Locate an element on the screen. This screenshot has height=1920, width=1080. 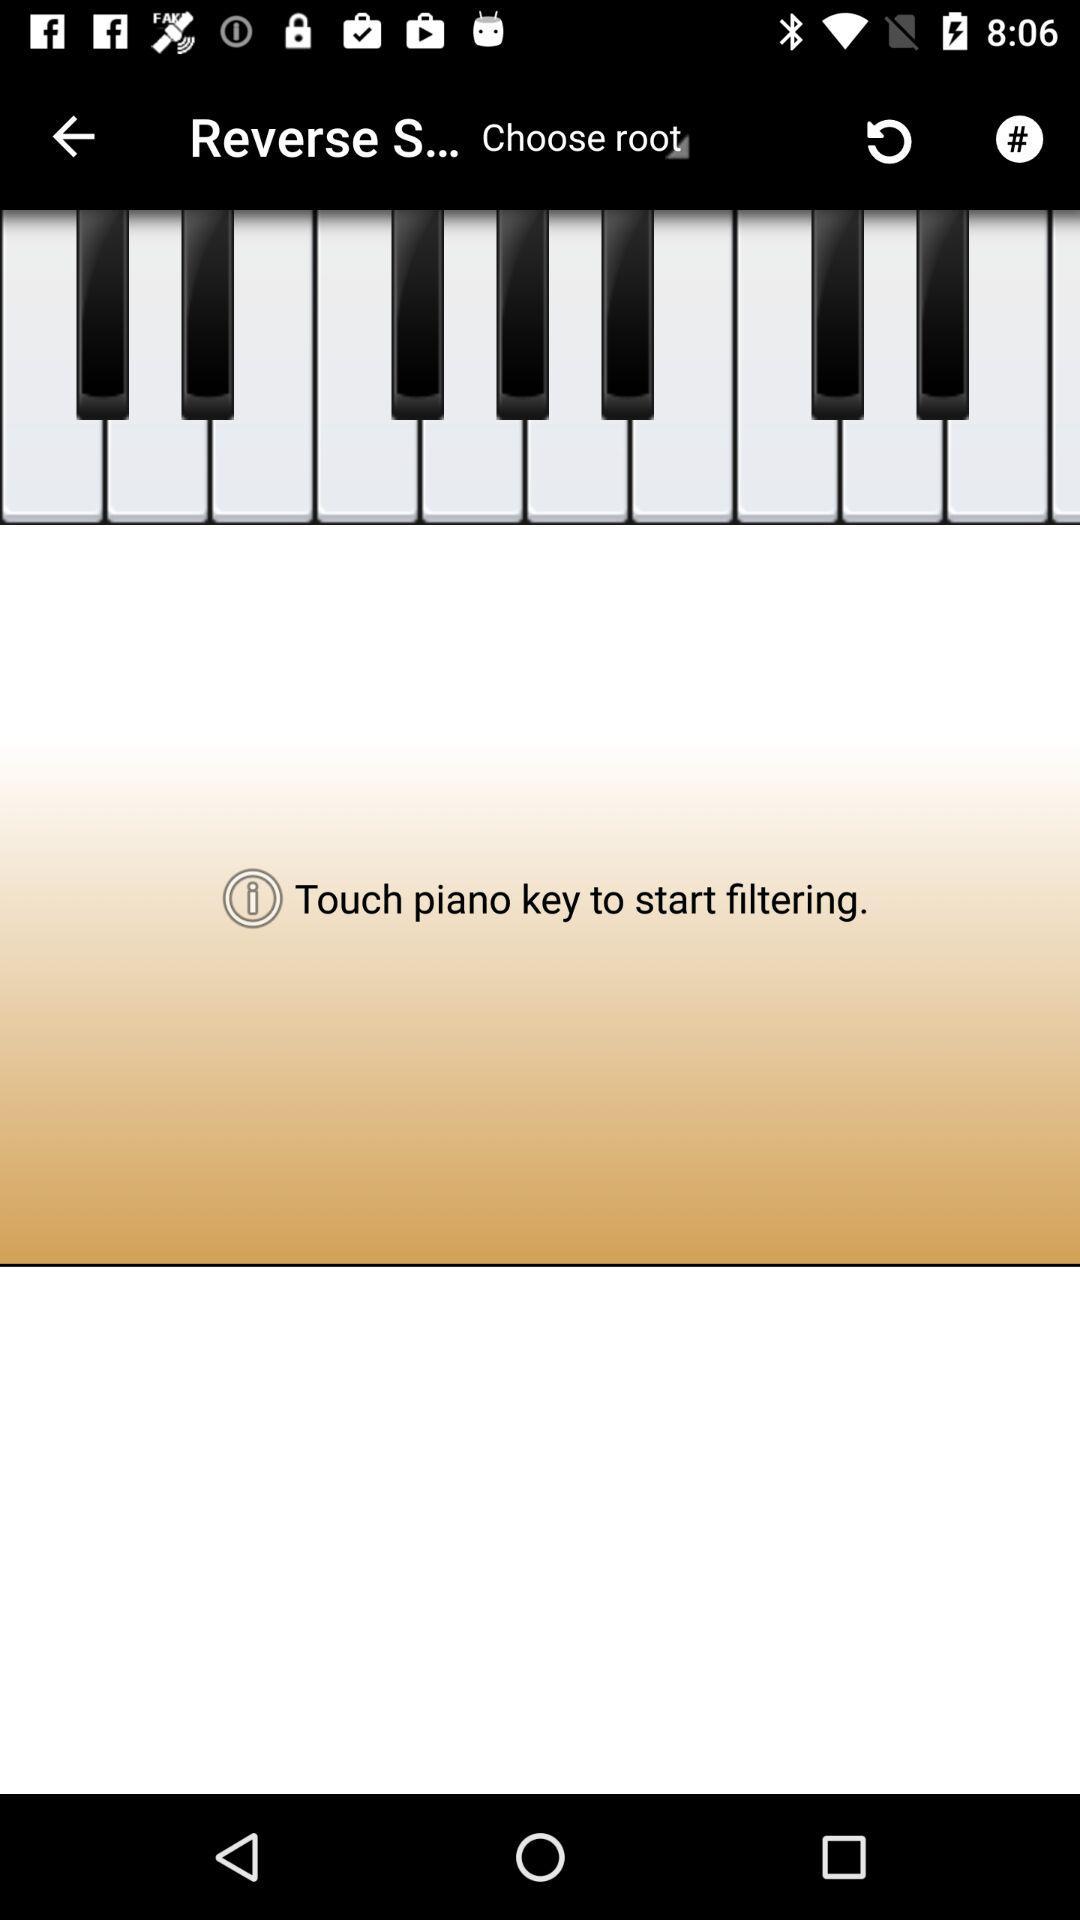
start filtering is located at coordinates (891, 367).